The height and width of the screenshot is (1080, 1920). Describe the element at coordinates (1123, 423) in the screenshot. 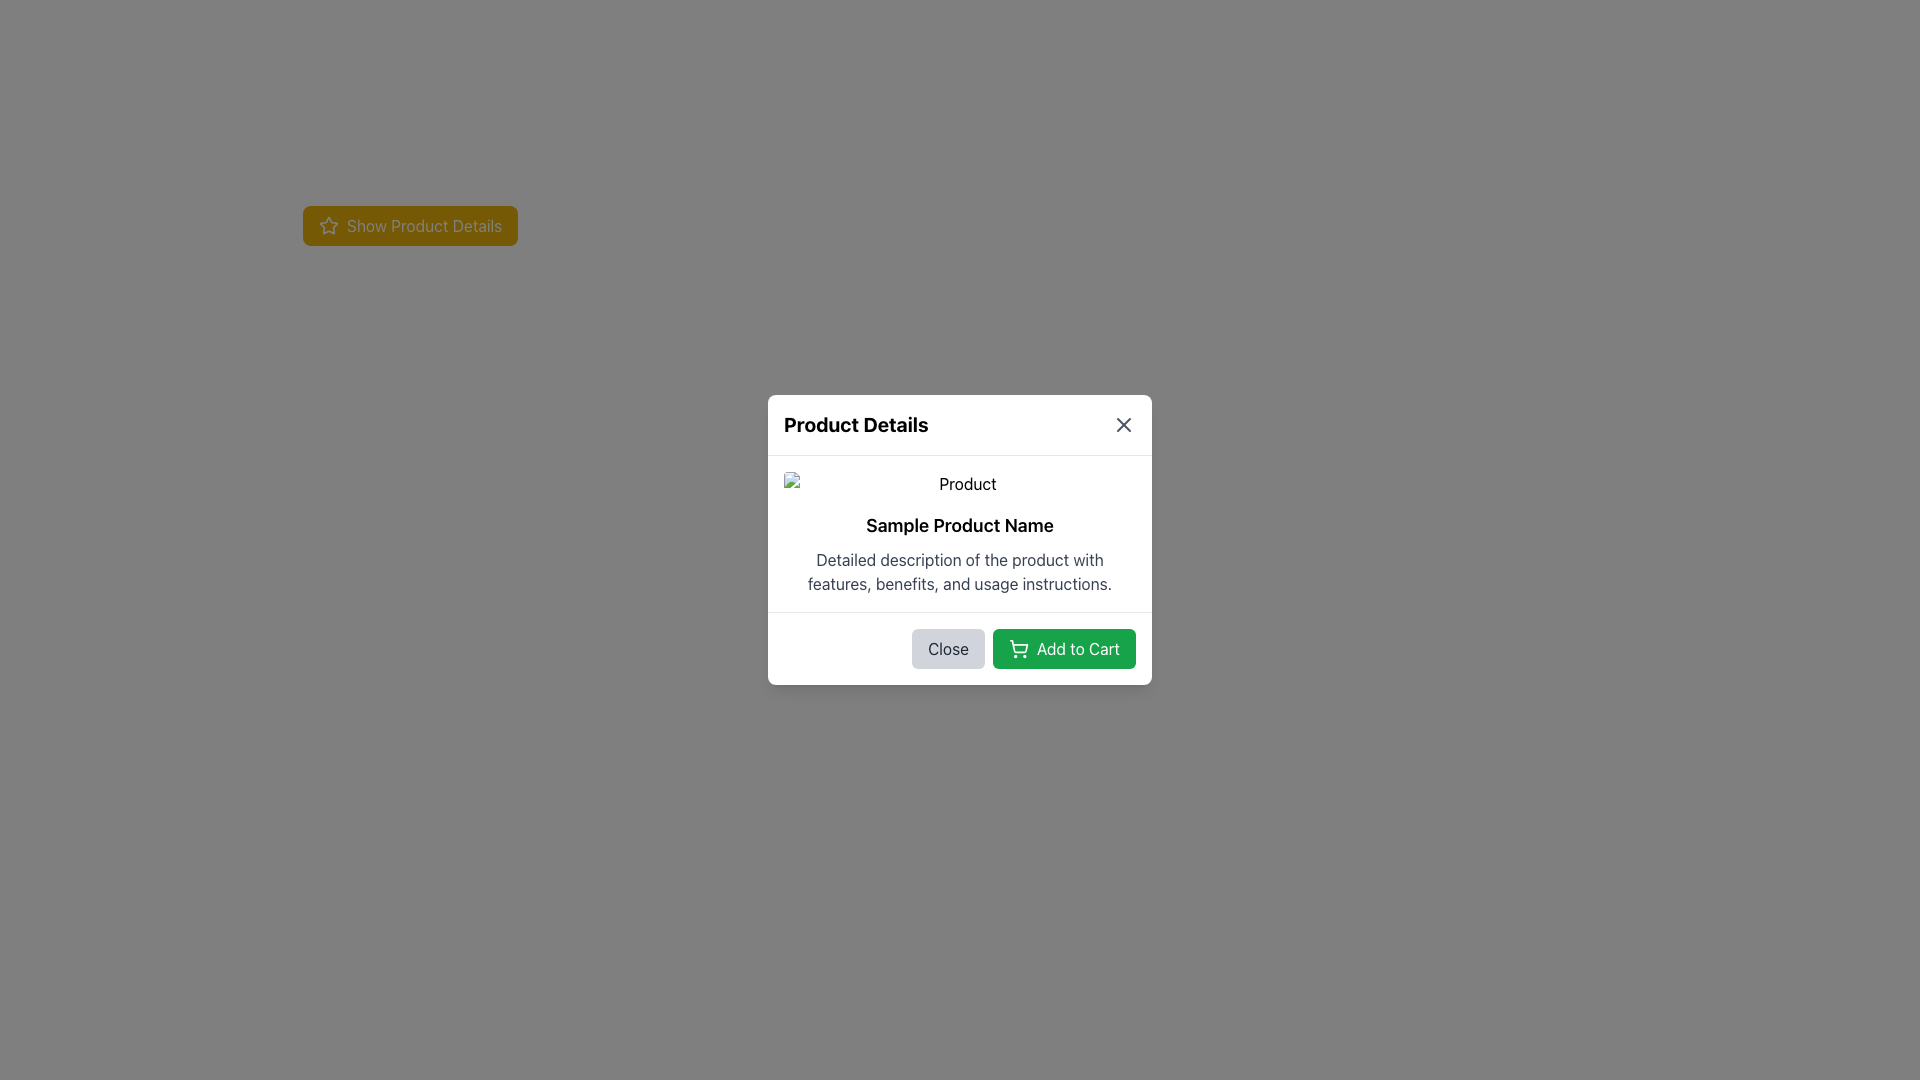

I see `the Close Button (Icon) which is a small 'X' icon at the top right corner of the 'Product Details' modal to observe the color change effect` at that location.